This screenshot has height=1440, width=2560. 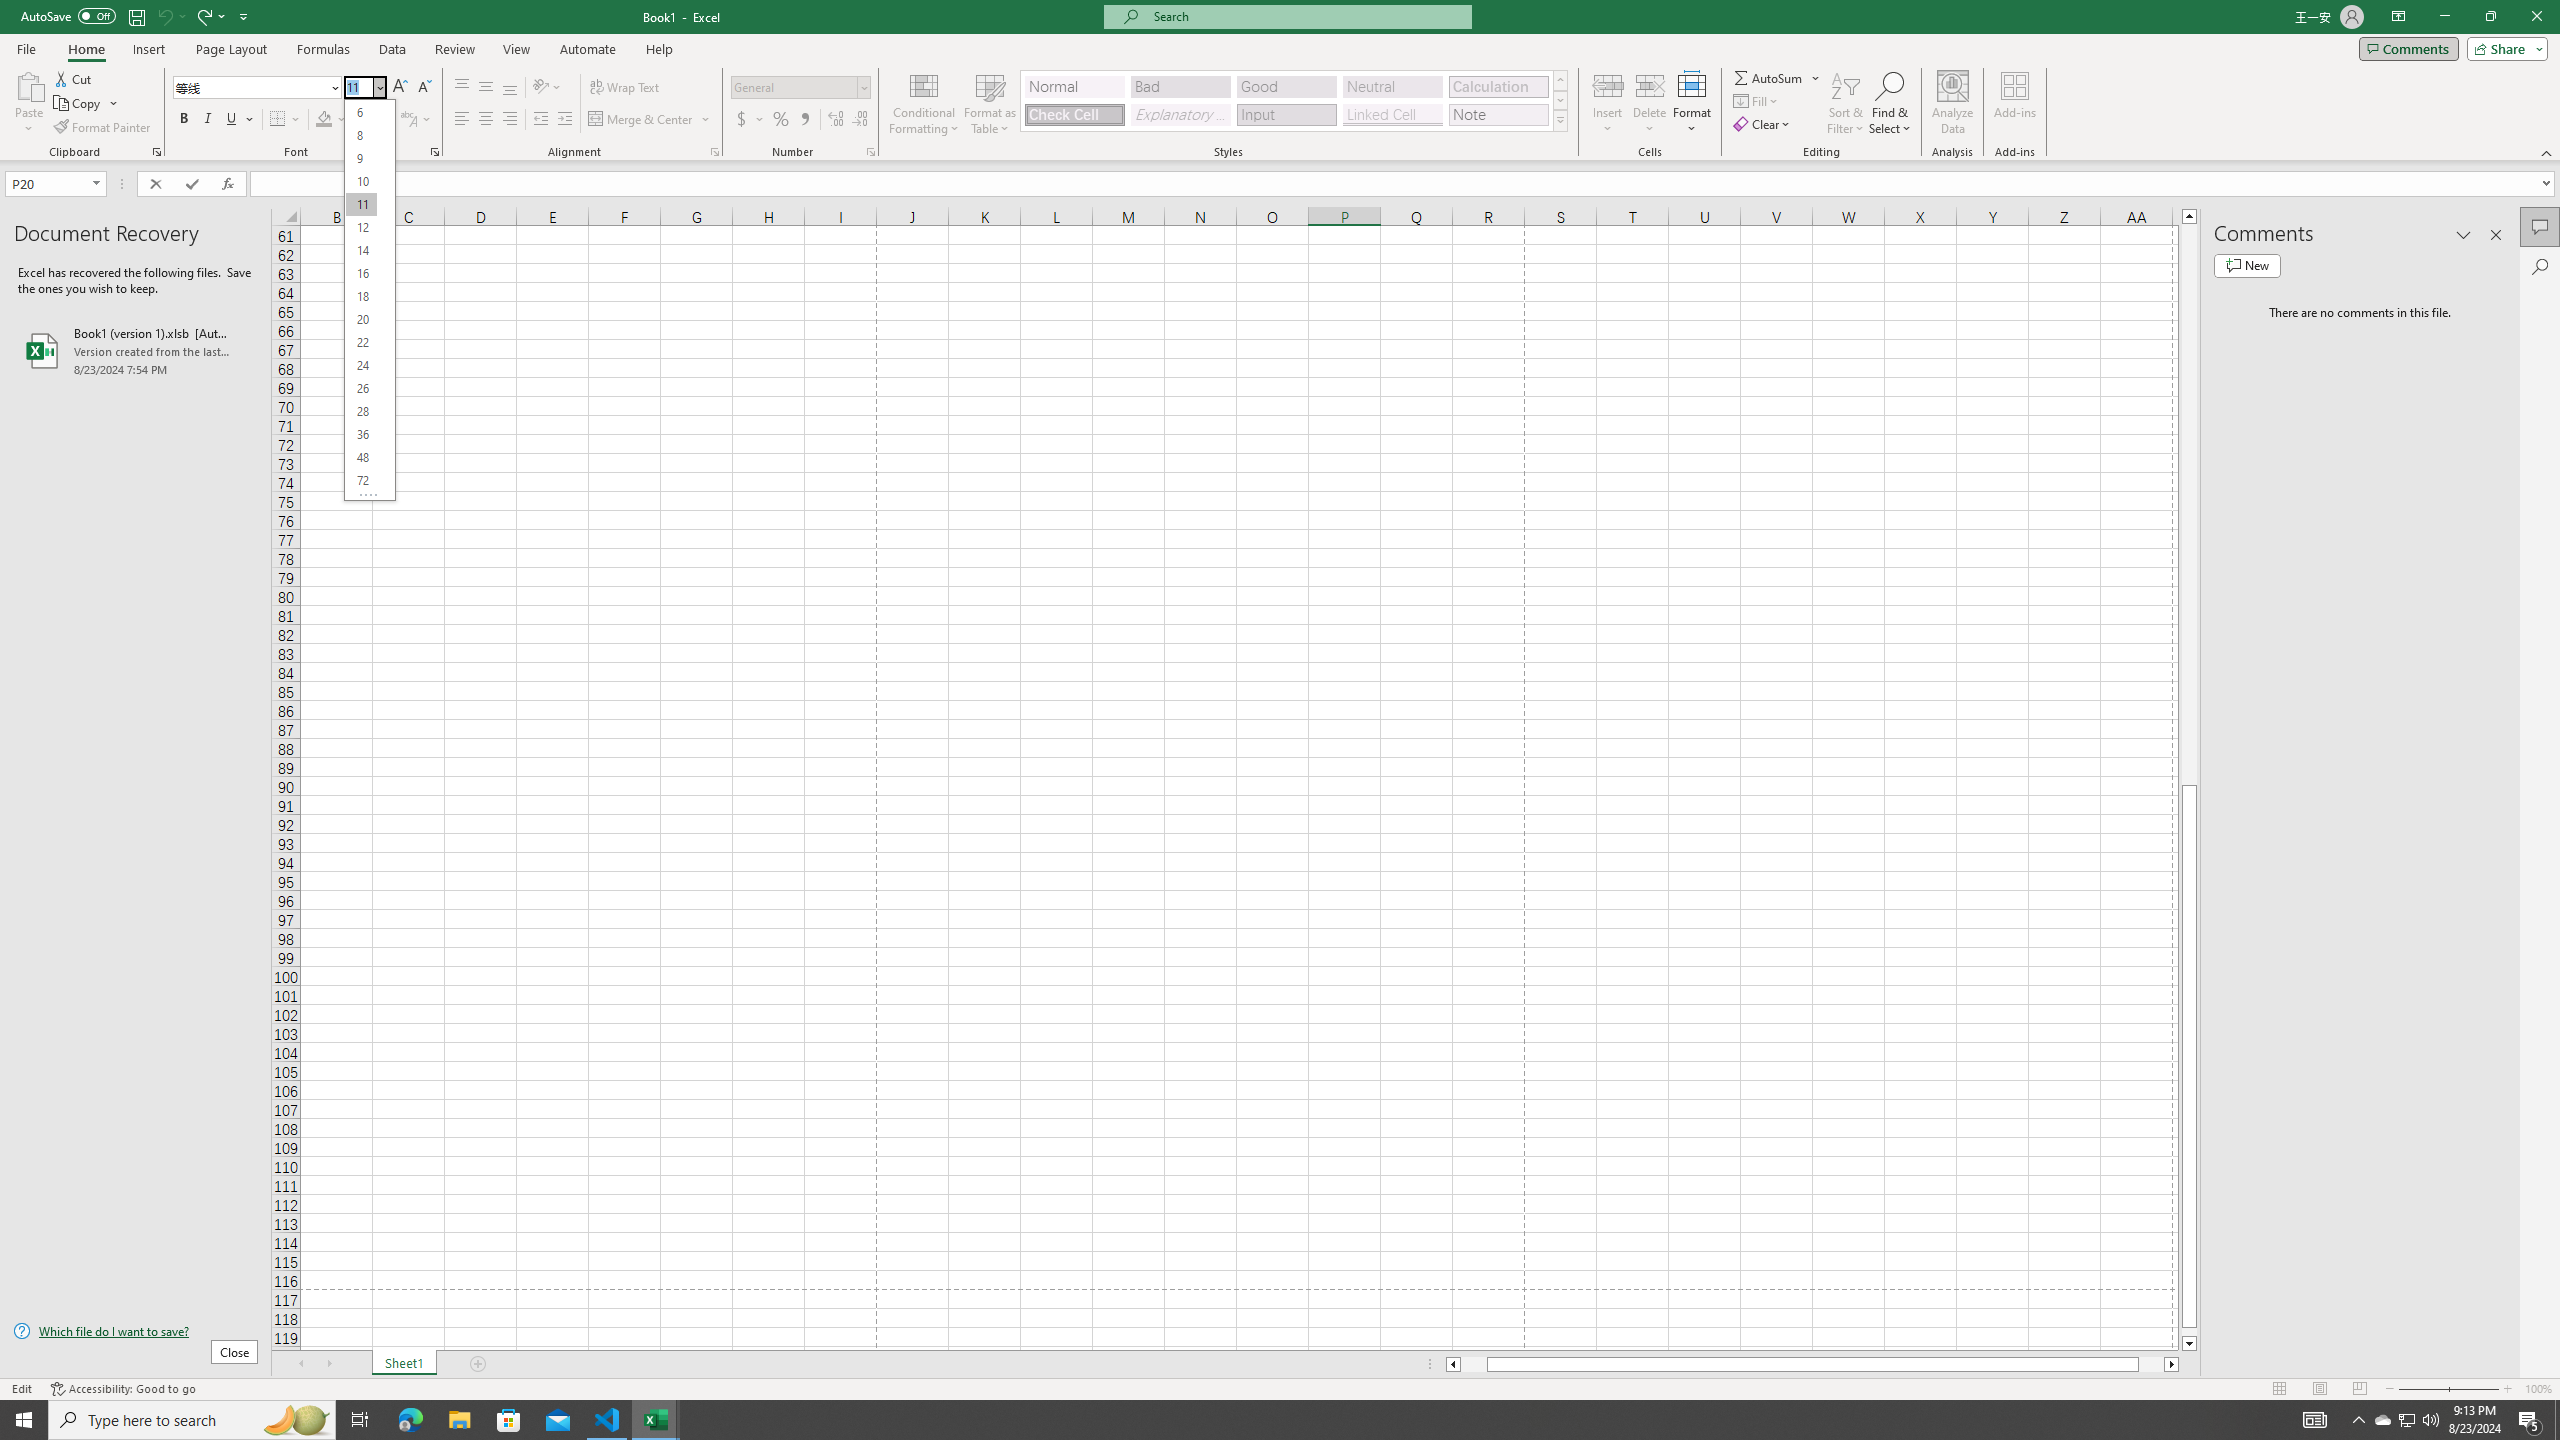 What do you see at coordinates (423, 87) in the screenshot?
I see `'Decrease Font Size'` at bounding box center [423, 87].